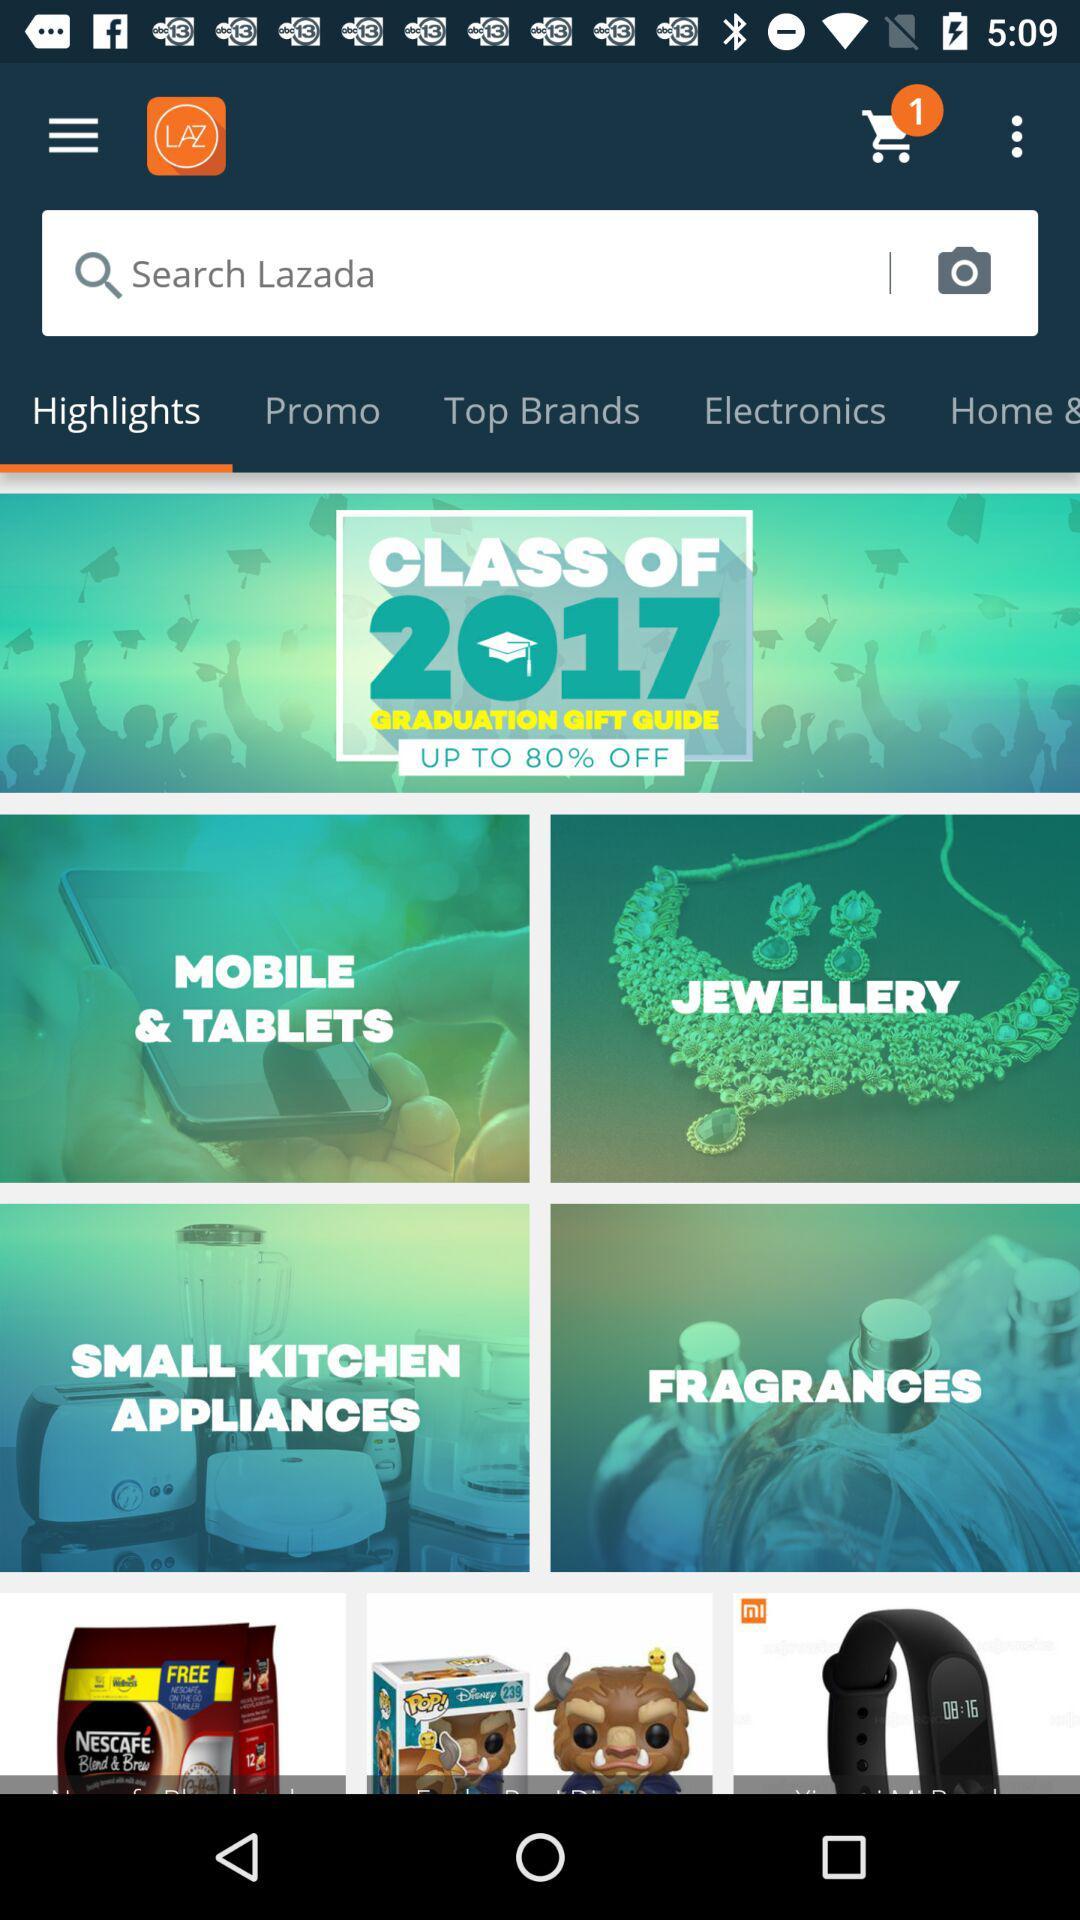 This screenshot has width=1080, height=1920. I want to click on option, so click(540, 643).